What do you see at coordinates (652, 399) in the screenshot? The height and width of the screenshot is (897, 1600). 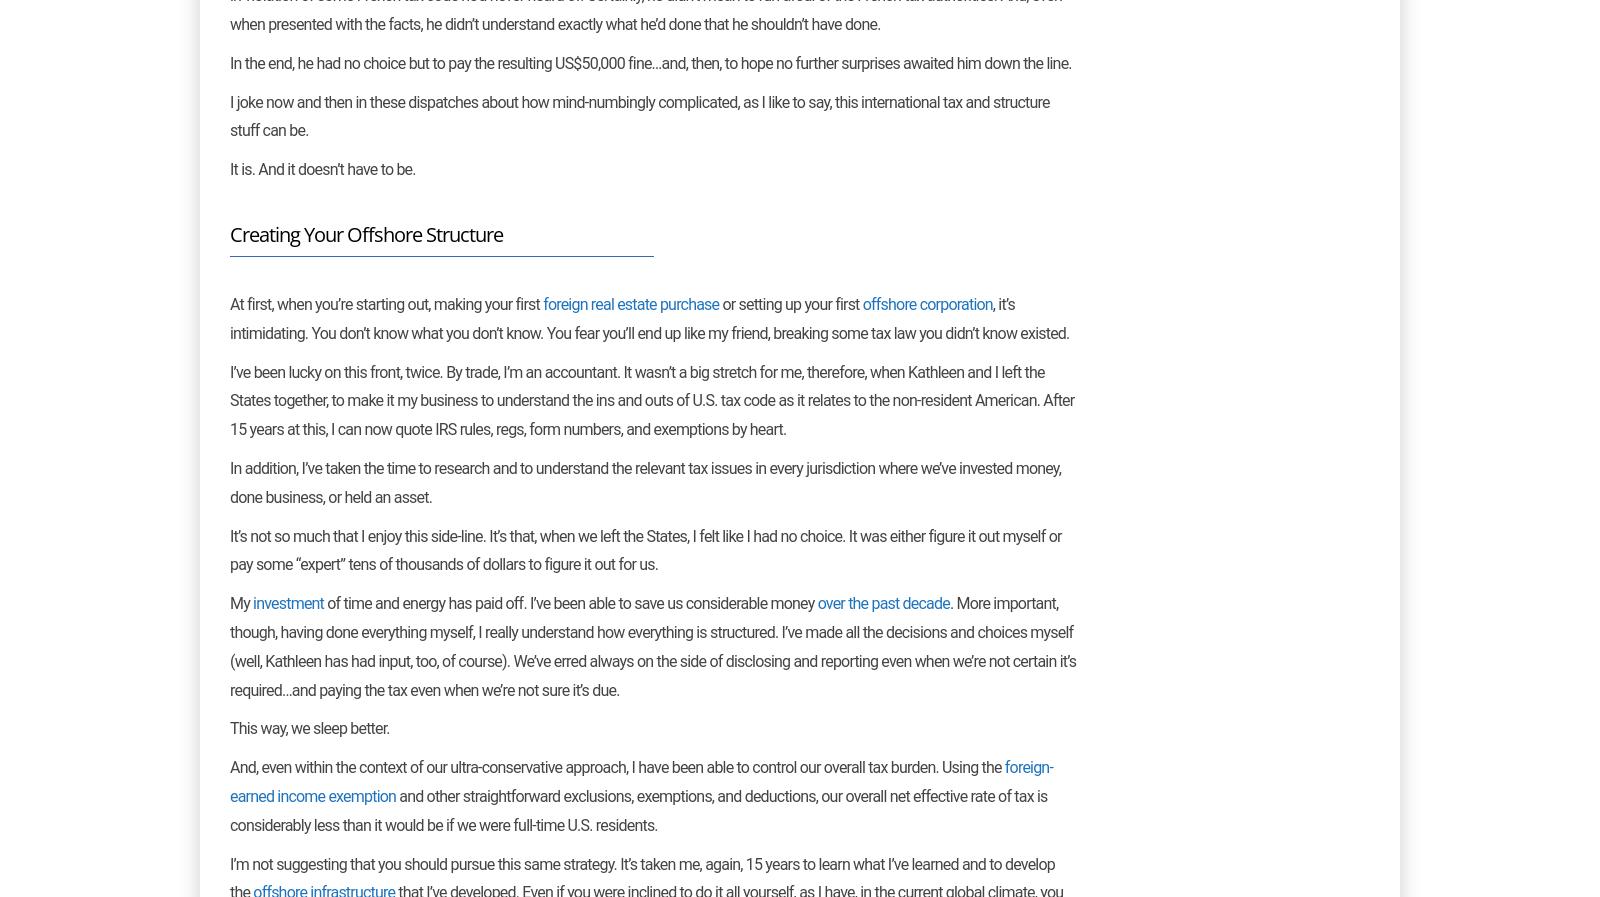 I see `'I’ve been lucky on this front, twice. By trade, I’m an accountant. It wasn’t a big stretch for me, therefore, when Kathleen and I left the States together, to make it my business to understand the ins and outs of U.S. tax code as it relates to the non-resident American. After 15 years at this, I can now quote IRS rules, regs, form numbers, and exemptions by heart.'` at bounding box center [652, 399].